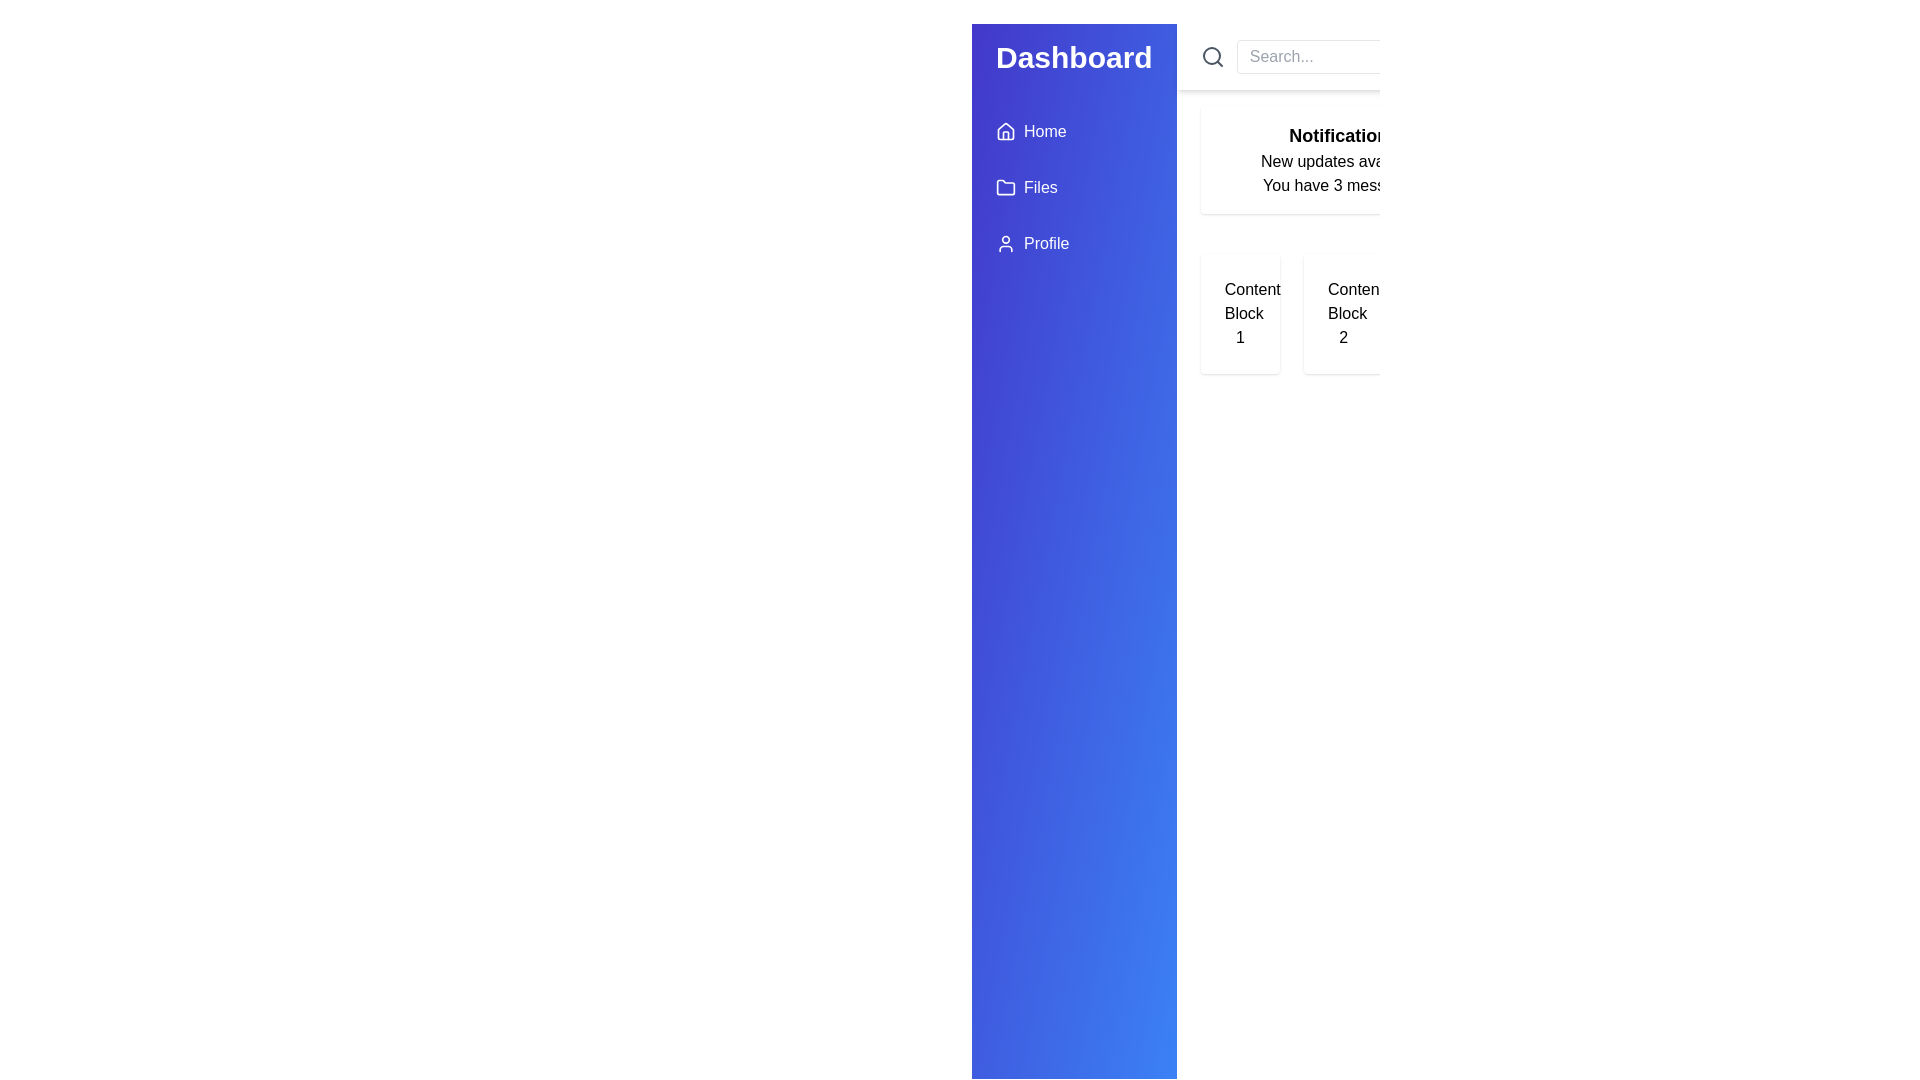  I want to click on the non-interactive Text label that displays system status updates, located below the 'Notifications' header and above 'You have 3 messages.', so click(1343, 161).